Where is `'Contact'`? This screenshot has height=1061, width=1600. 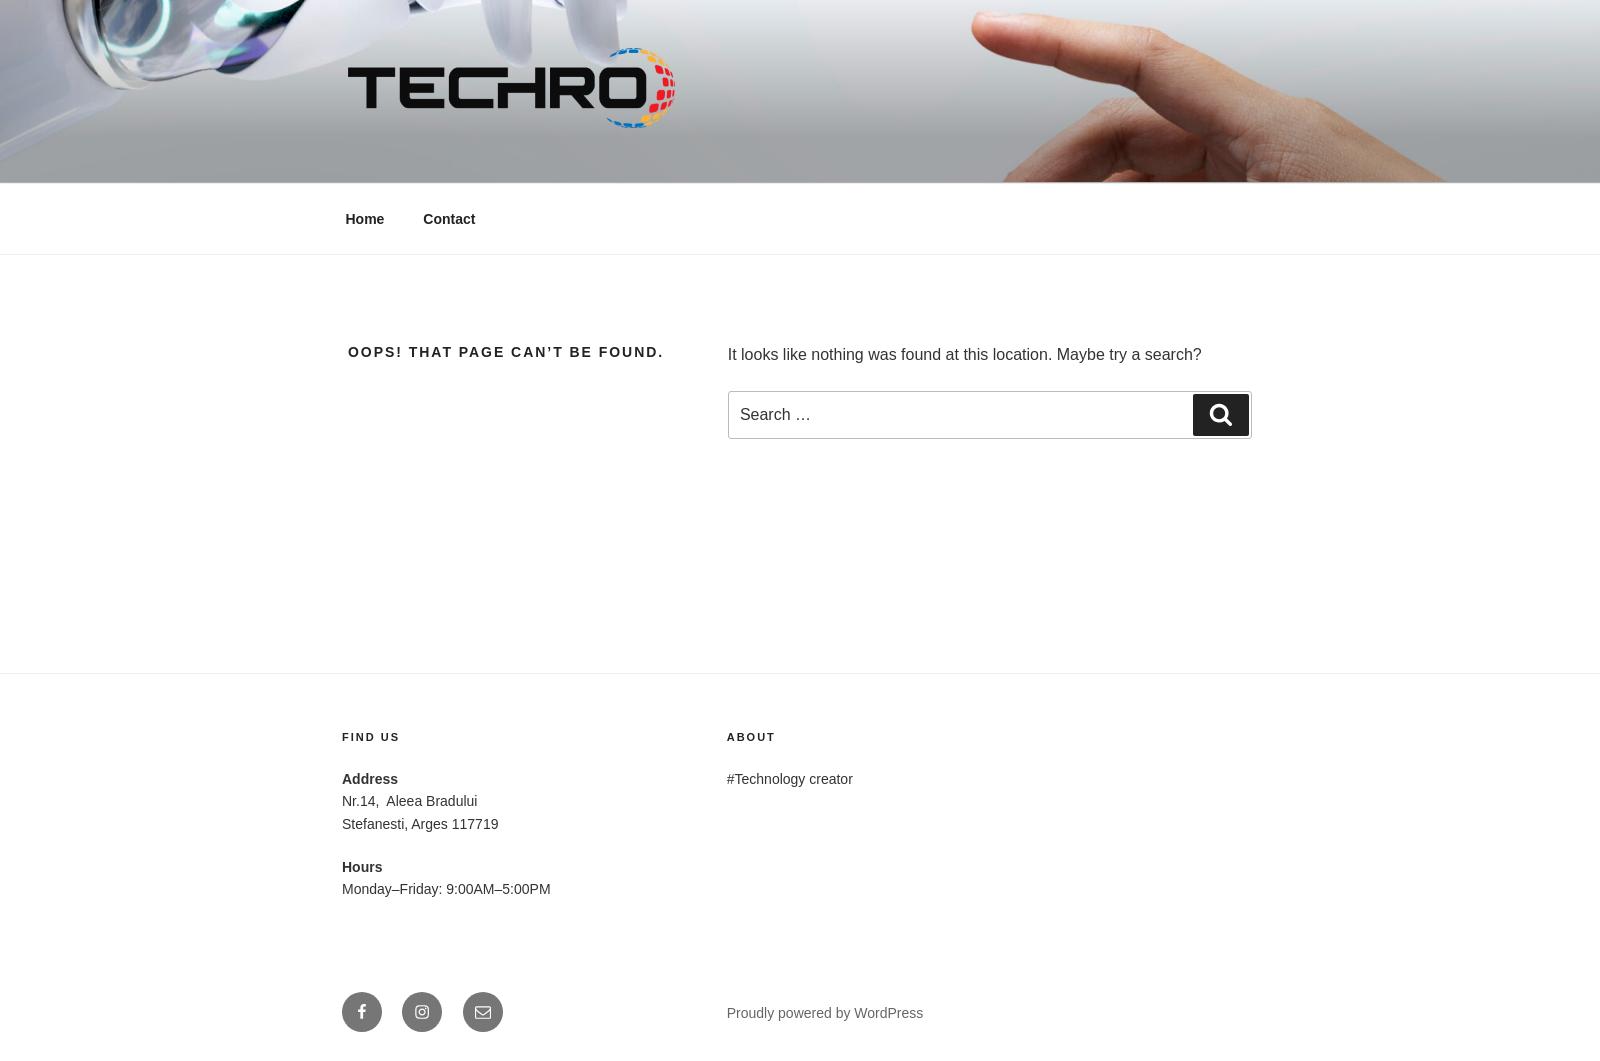 'Contact' is located at coordinates (422, 217).